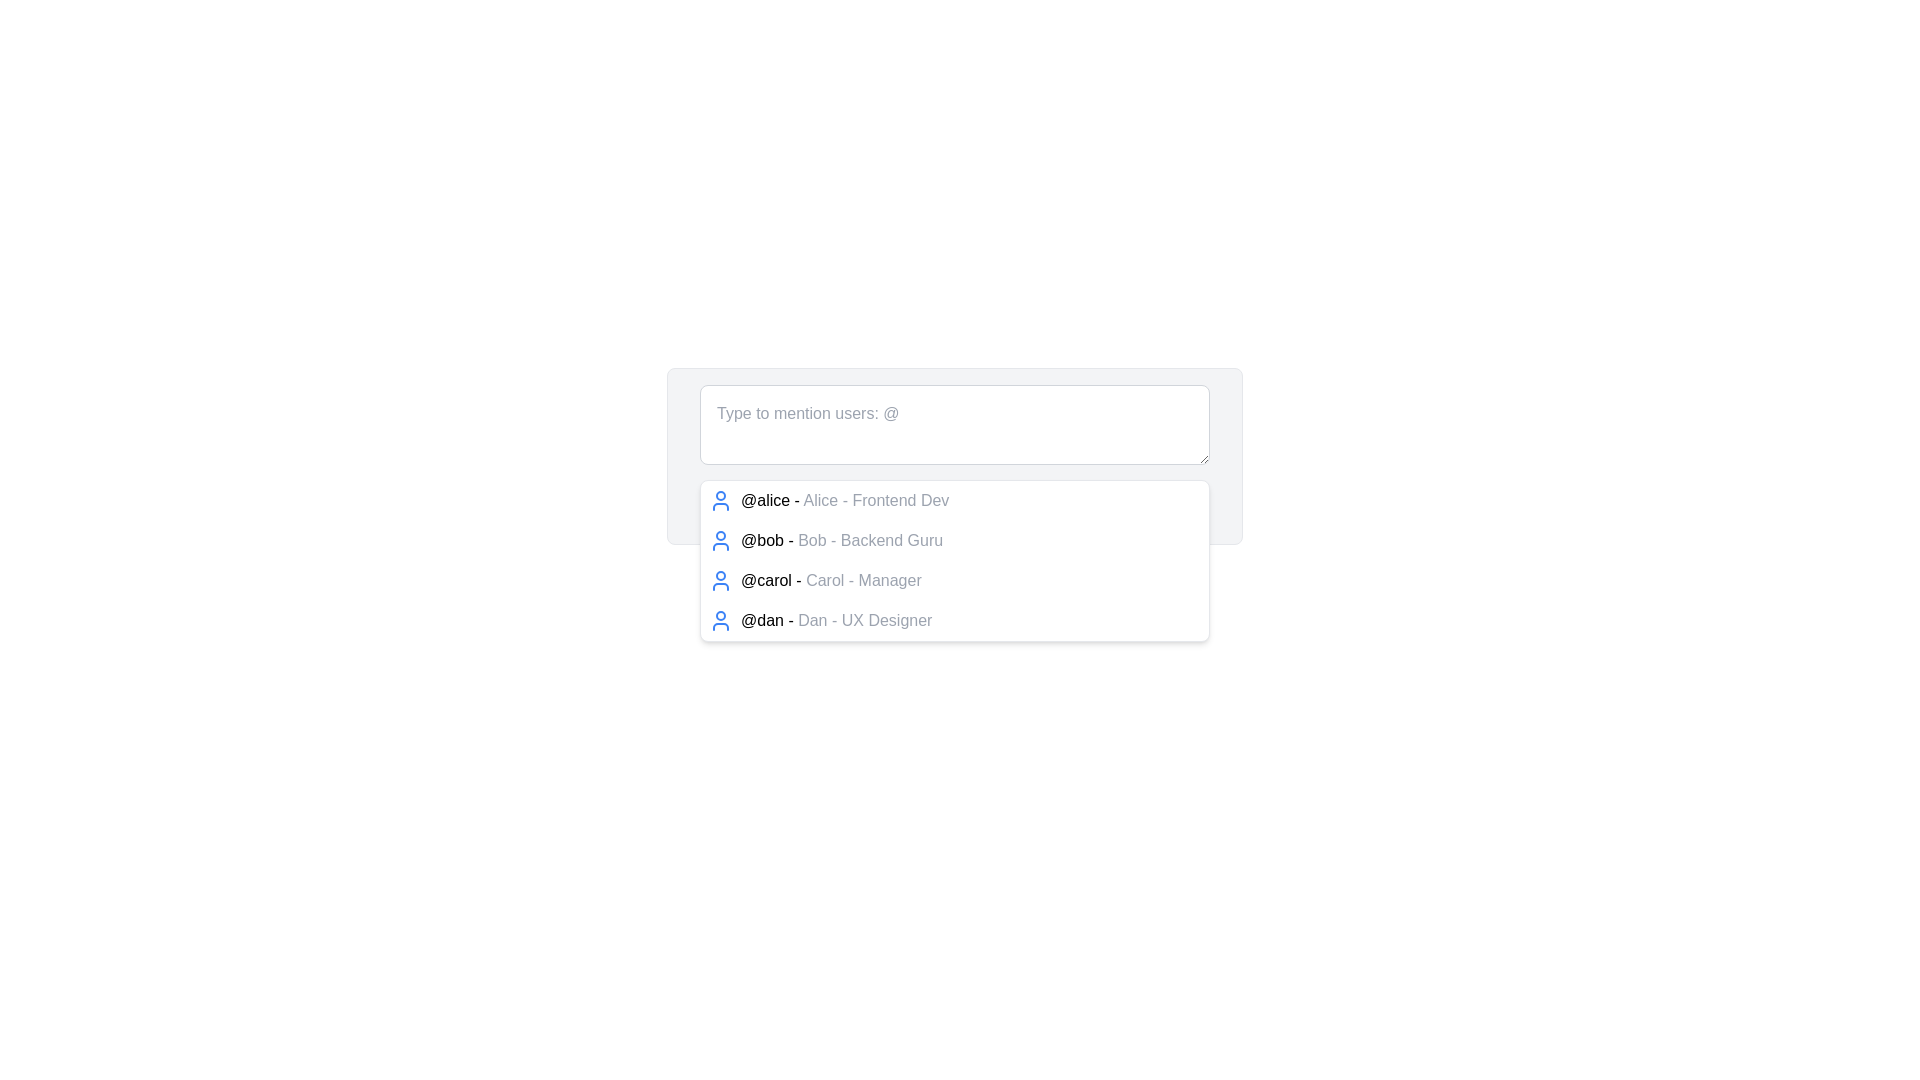  What do you see at coordinates (954, 427) in the screenshot?
I see `the text input field with a gray border and rounded corners that prompts 'Type to mention users: @' for further interaction` at bounding box center [954, 427].